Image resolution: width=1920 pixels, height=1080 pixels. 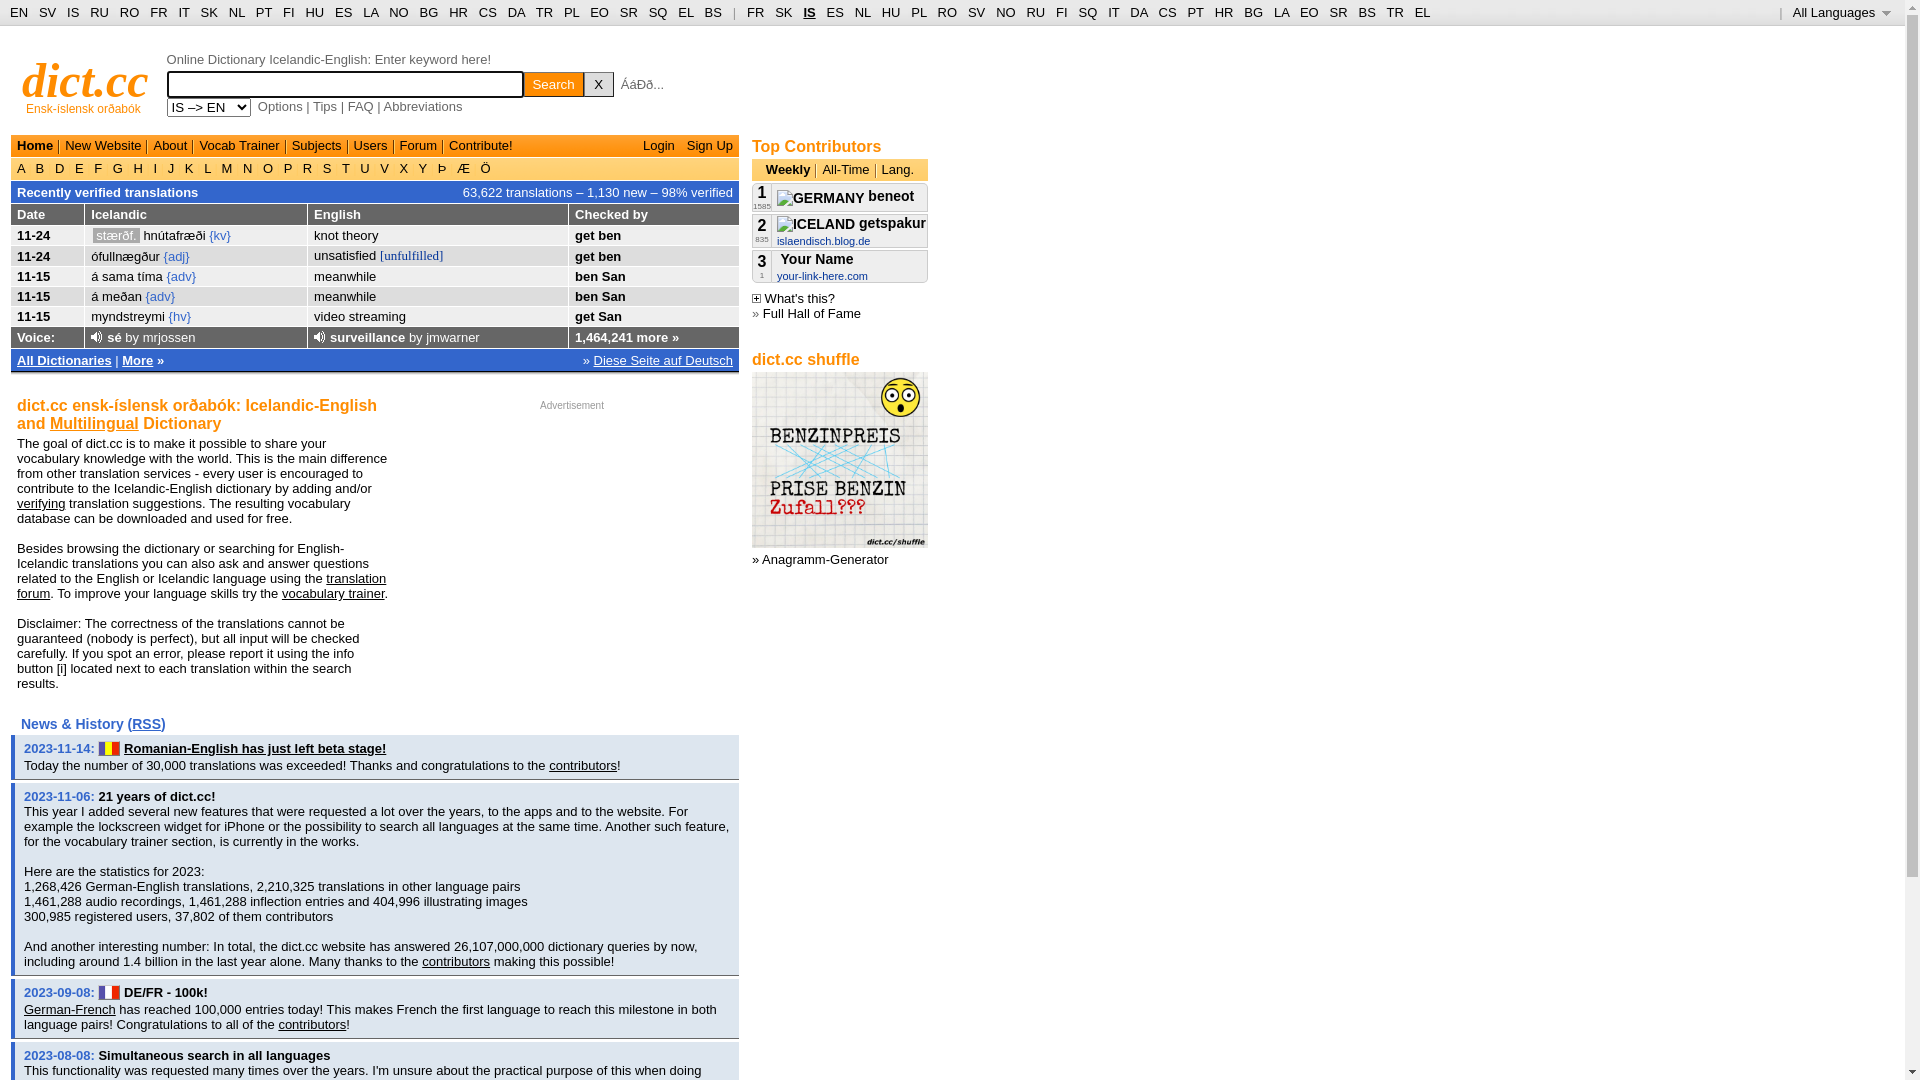 I want to click on 'ben', so click(x=574, y=296).